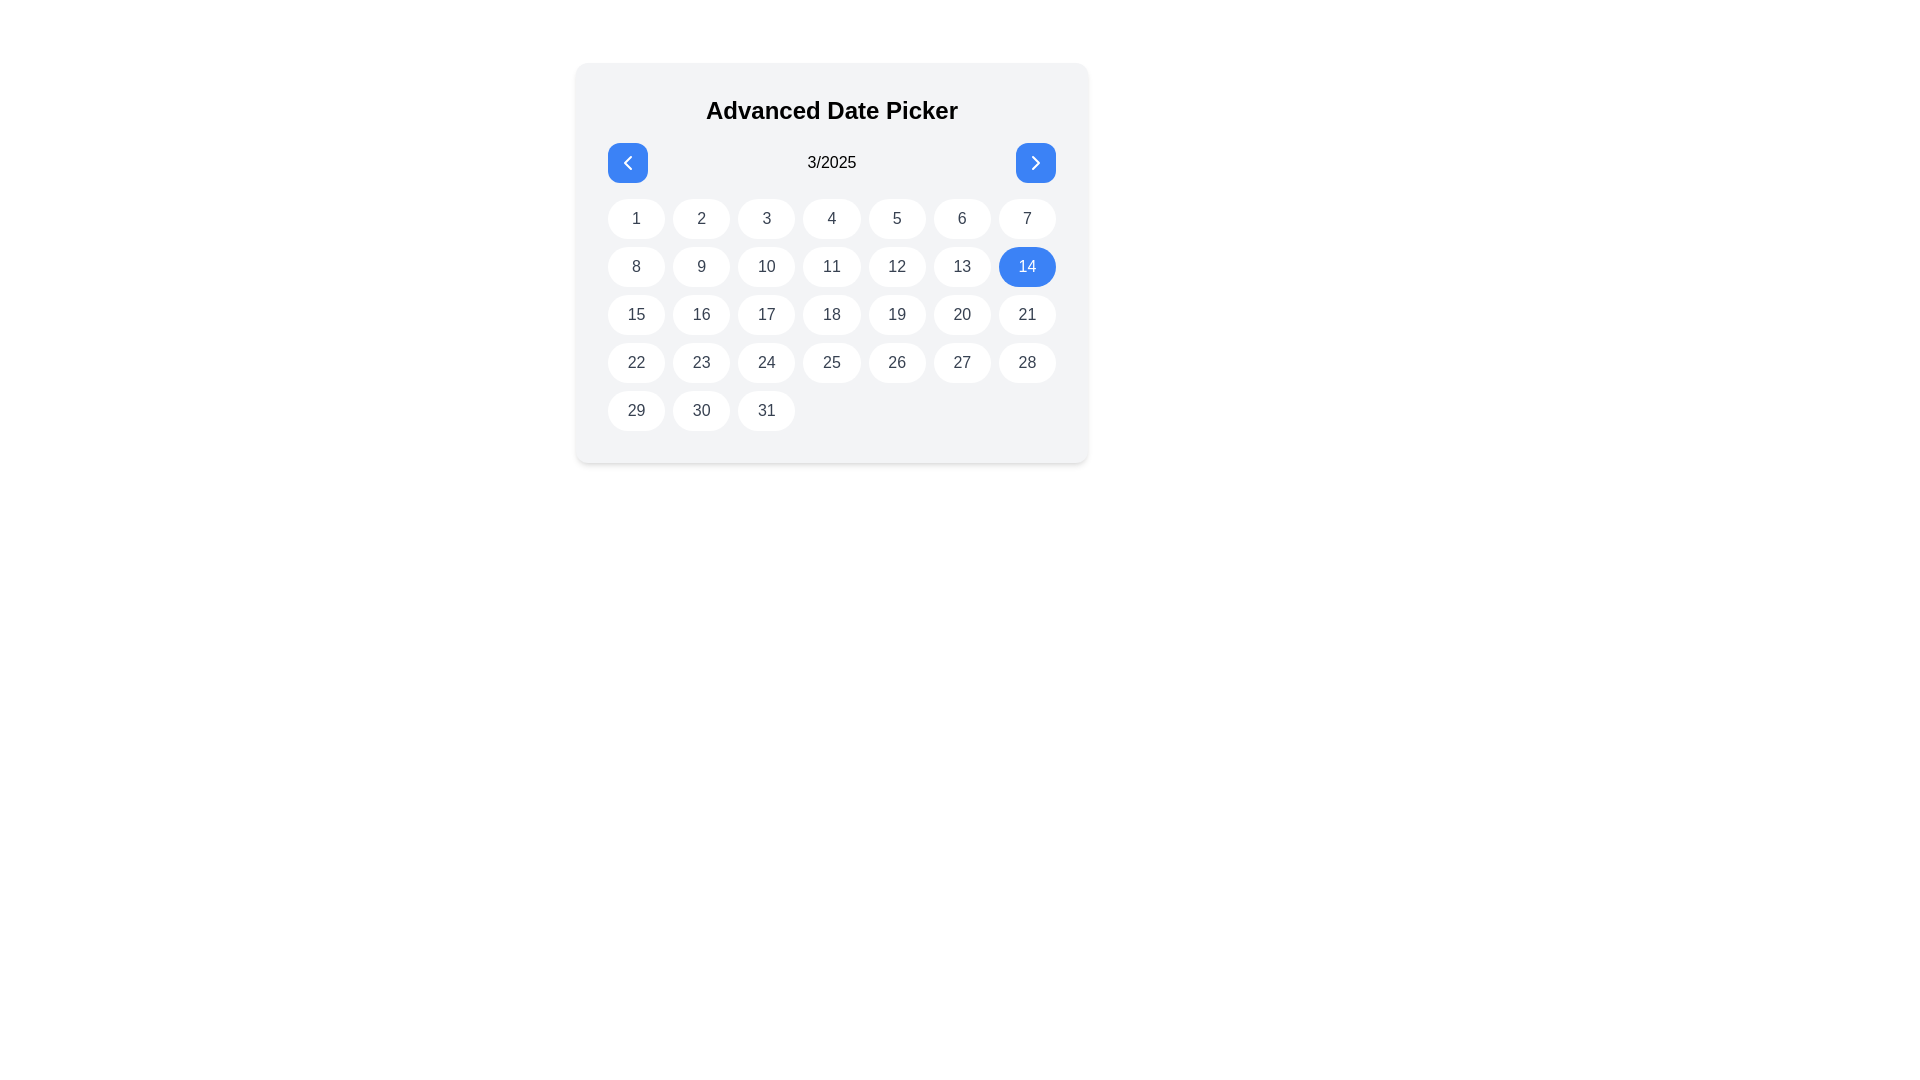 This screenshot has width=1920, height=1080. Describe the element at coordinates (765, 315) in the screenshot. I see `the button displaying the number '17' in the date picker grid` at that location.